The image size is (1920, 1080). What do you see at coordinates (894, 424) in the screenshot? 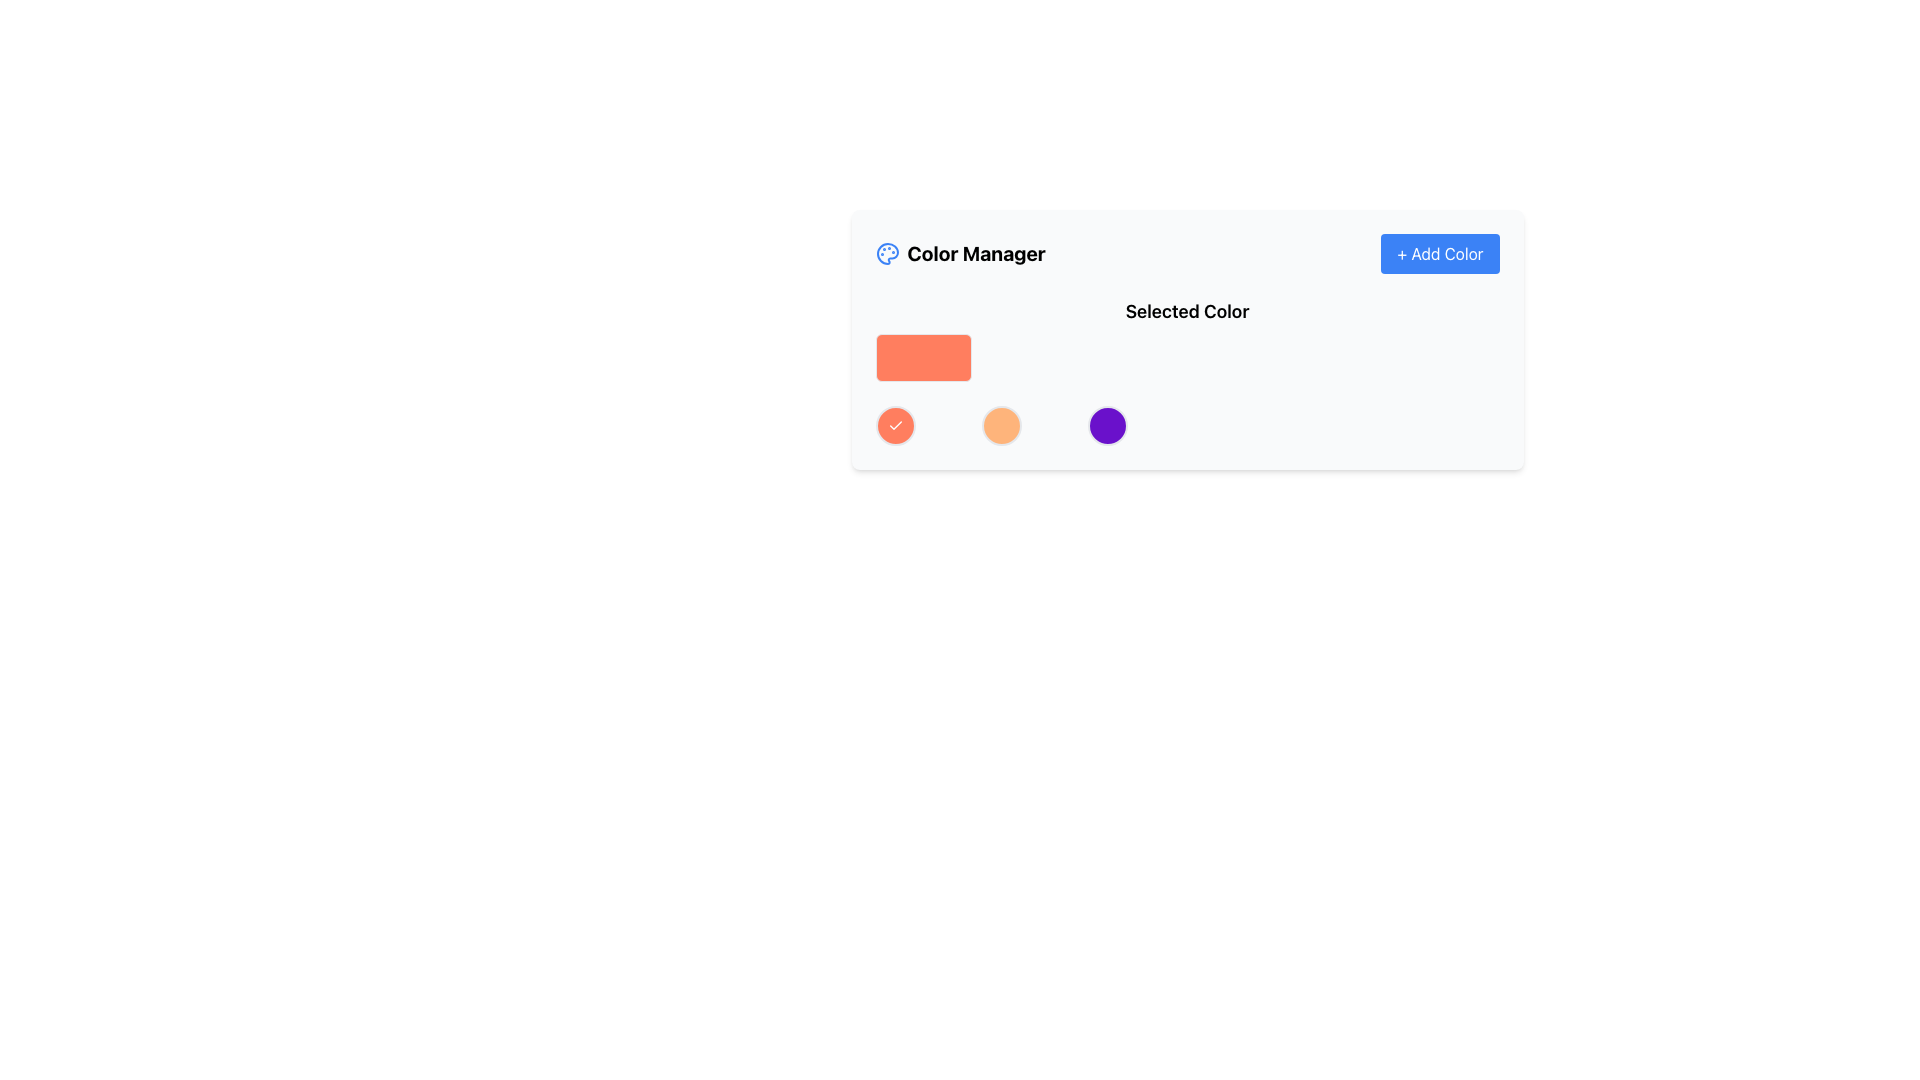
I see `the orange circular button containing the white checkmark icon located at the bottom left of the color selection card` at bounding box center [894, 424].